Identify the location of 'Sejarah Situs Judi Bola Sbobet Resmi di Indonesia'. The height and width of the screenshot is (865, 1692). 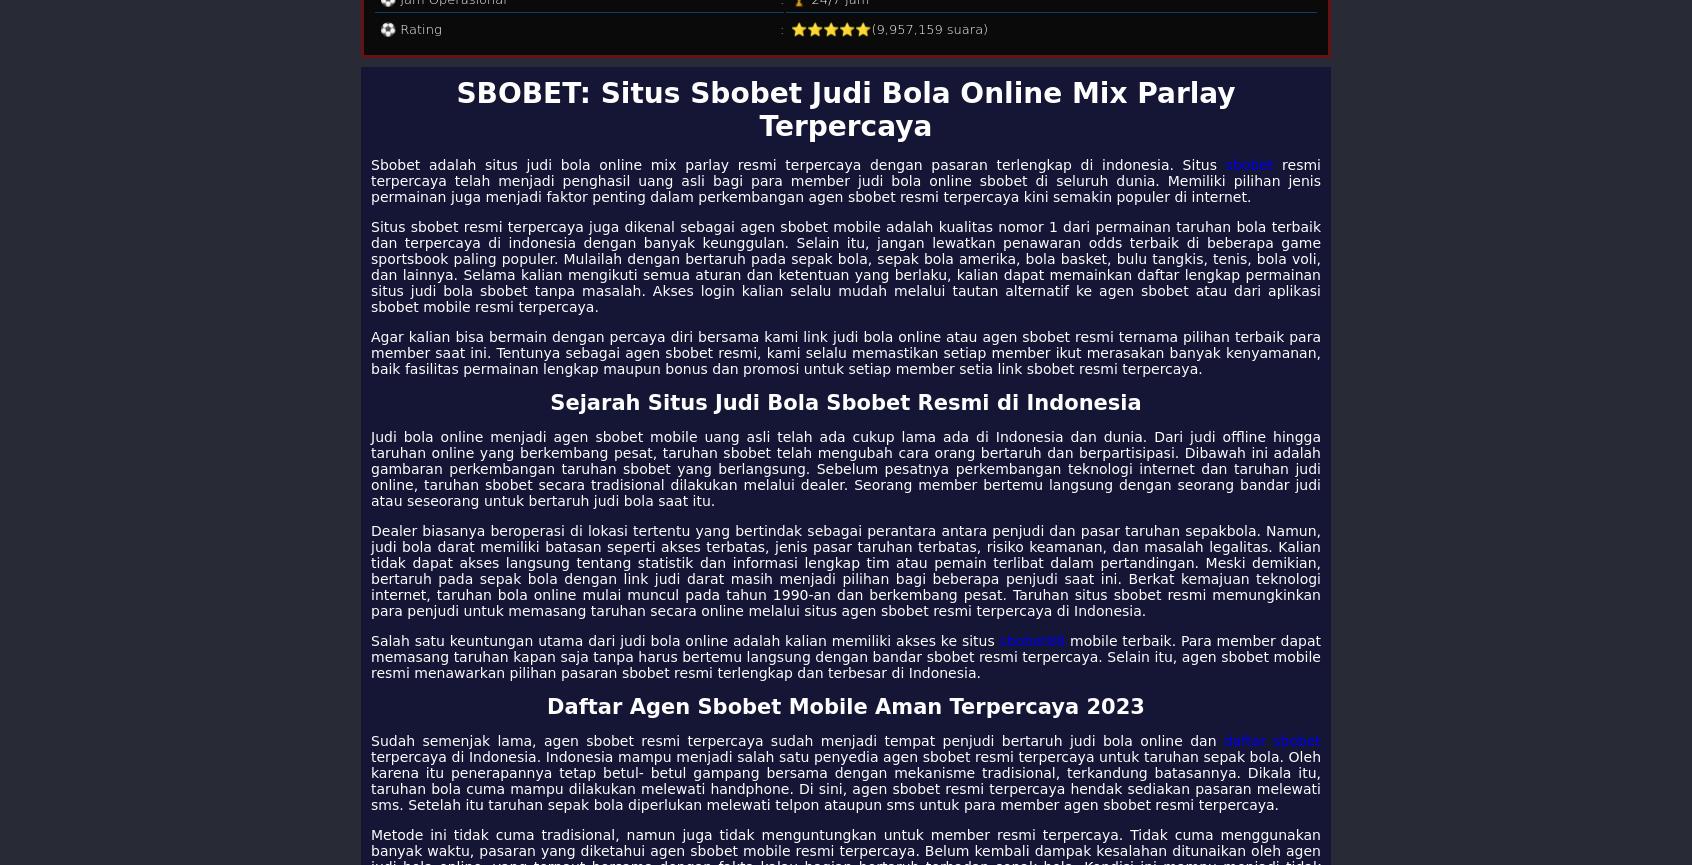
(845, 403).